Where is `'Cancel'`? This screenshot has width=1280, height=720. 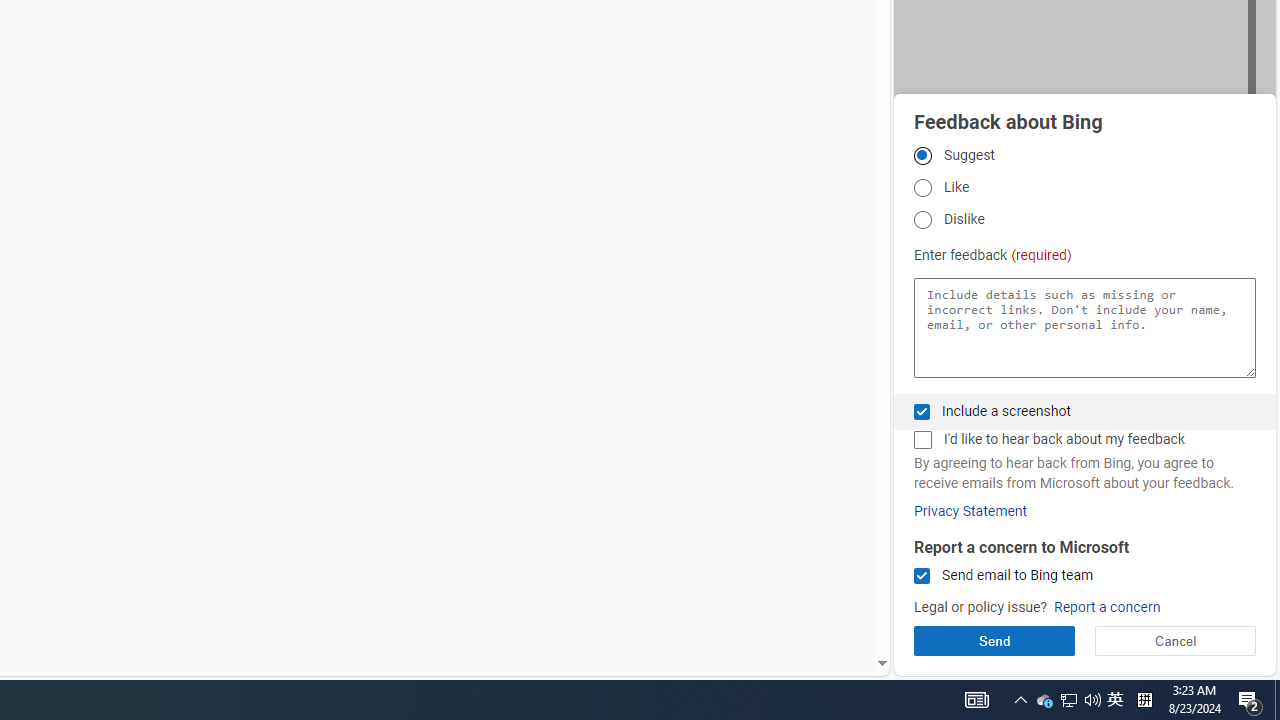 'Cancel' is located at coordinates (1175, 640).